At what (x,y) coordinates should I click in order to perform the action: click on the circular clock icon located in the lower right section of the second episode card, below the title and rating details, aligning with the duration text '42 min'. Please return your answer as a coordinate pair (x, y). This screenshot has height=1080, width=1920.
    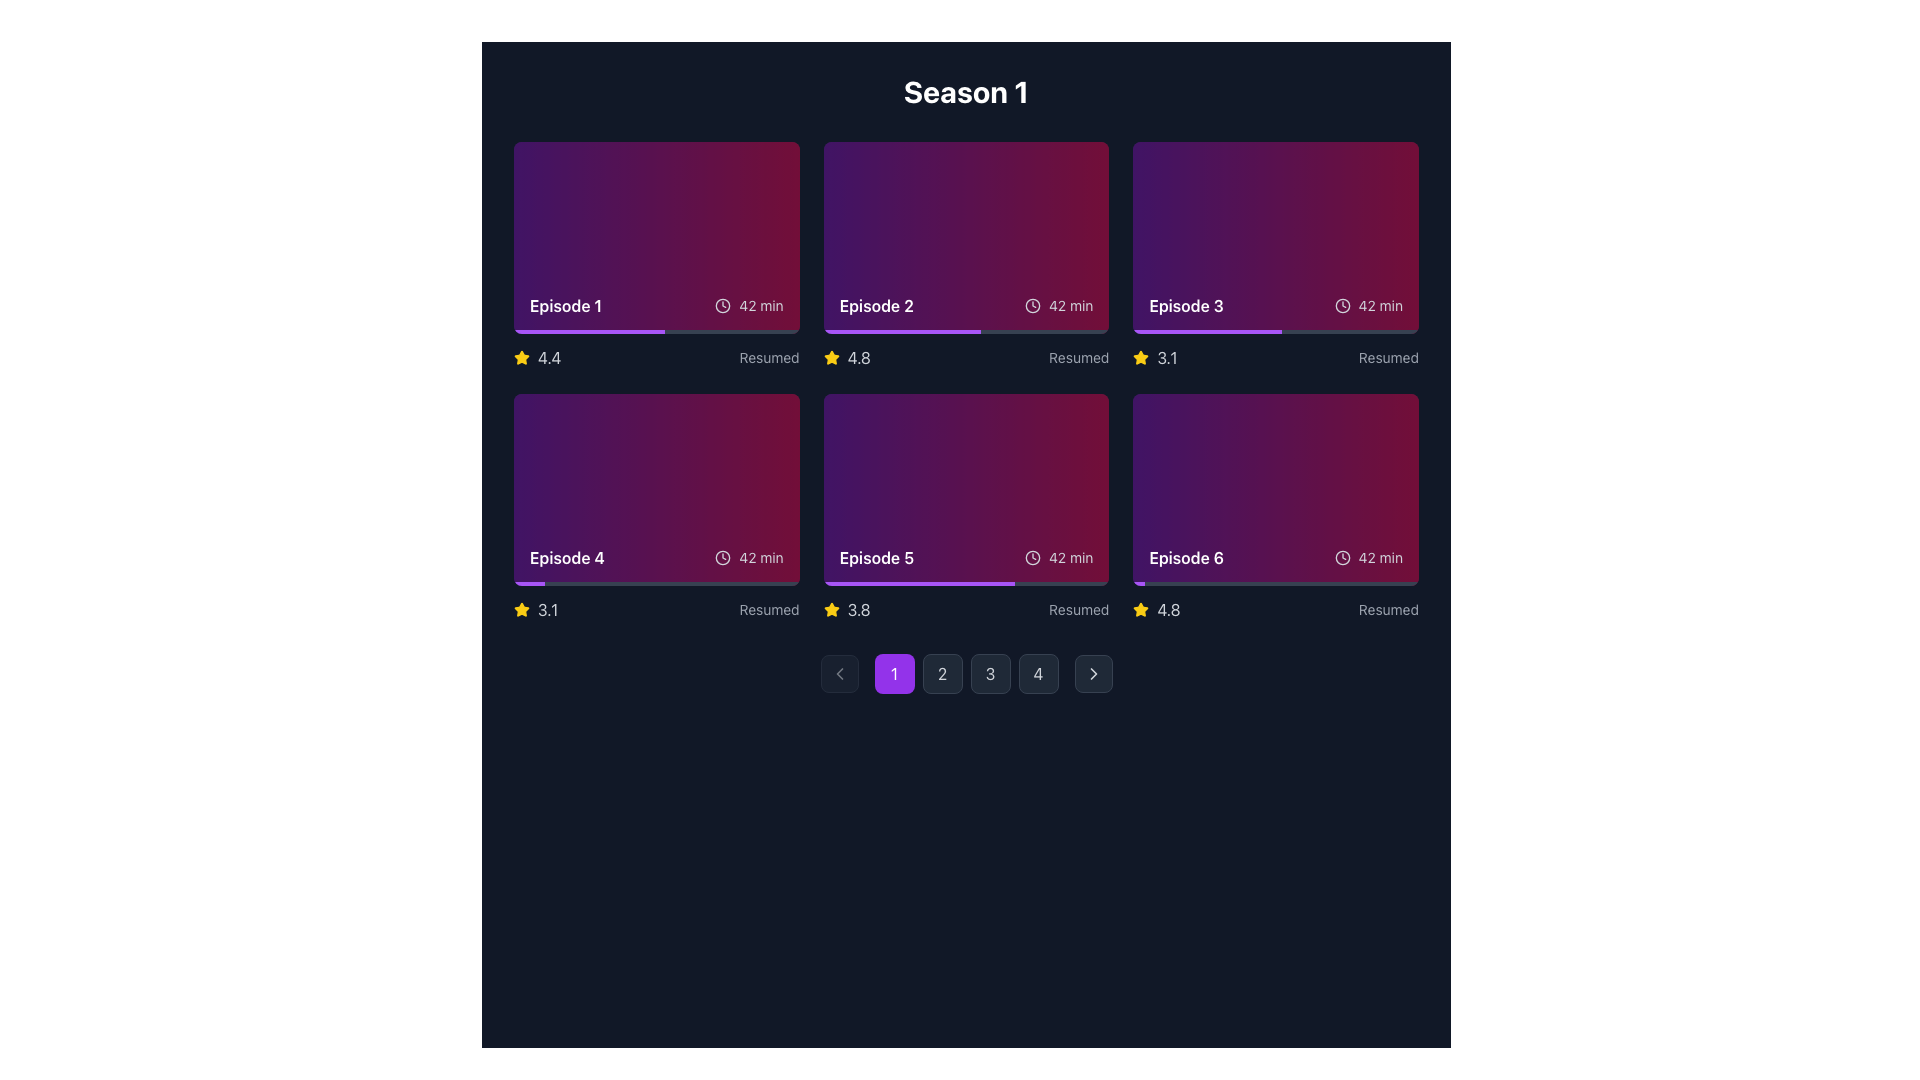
    Looking at the image, I should click on (1032, 305).